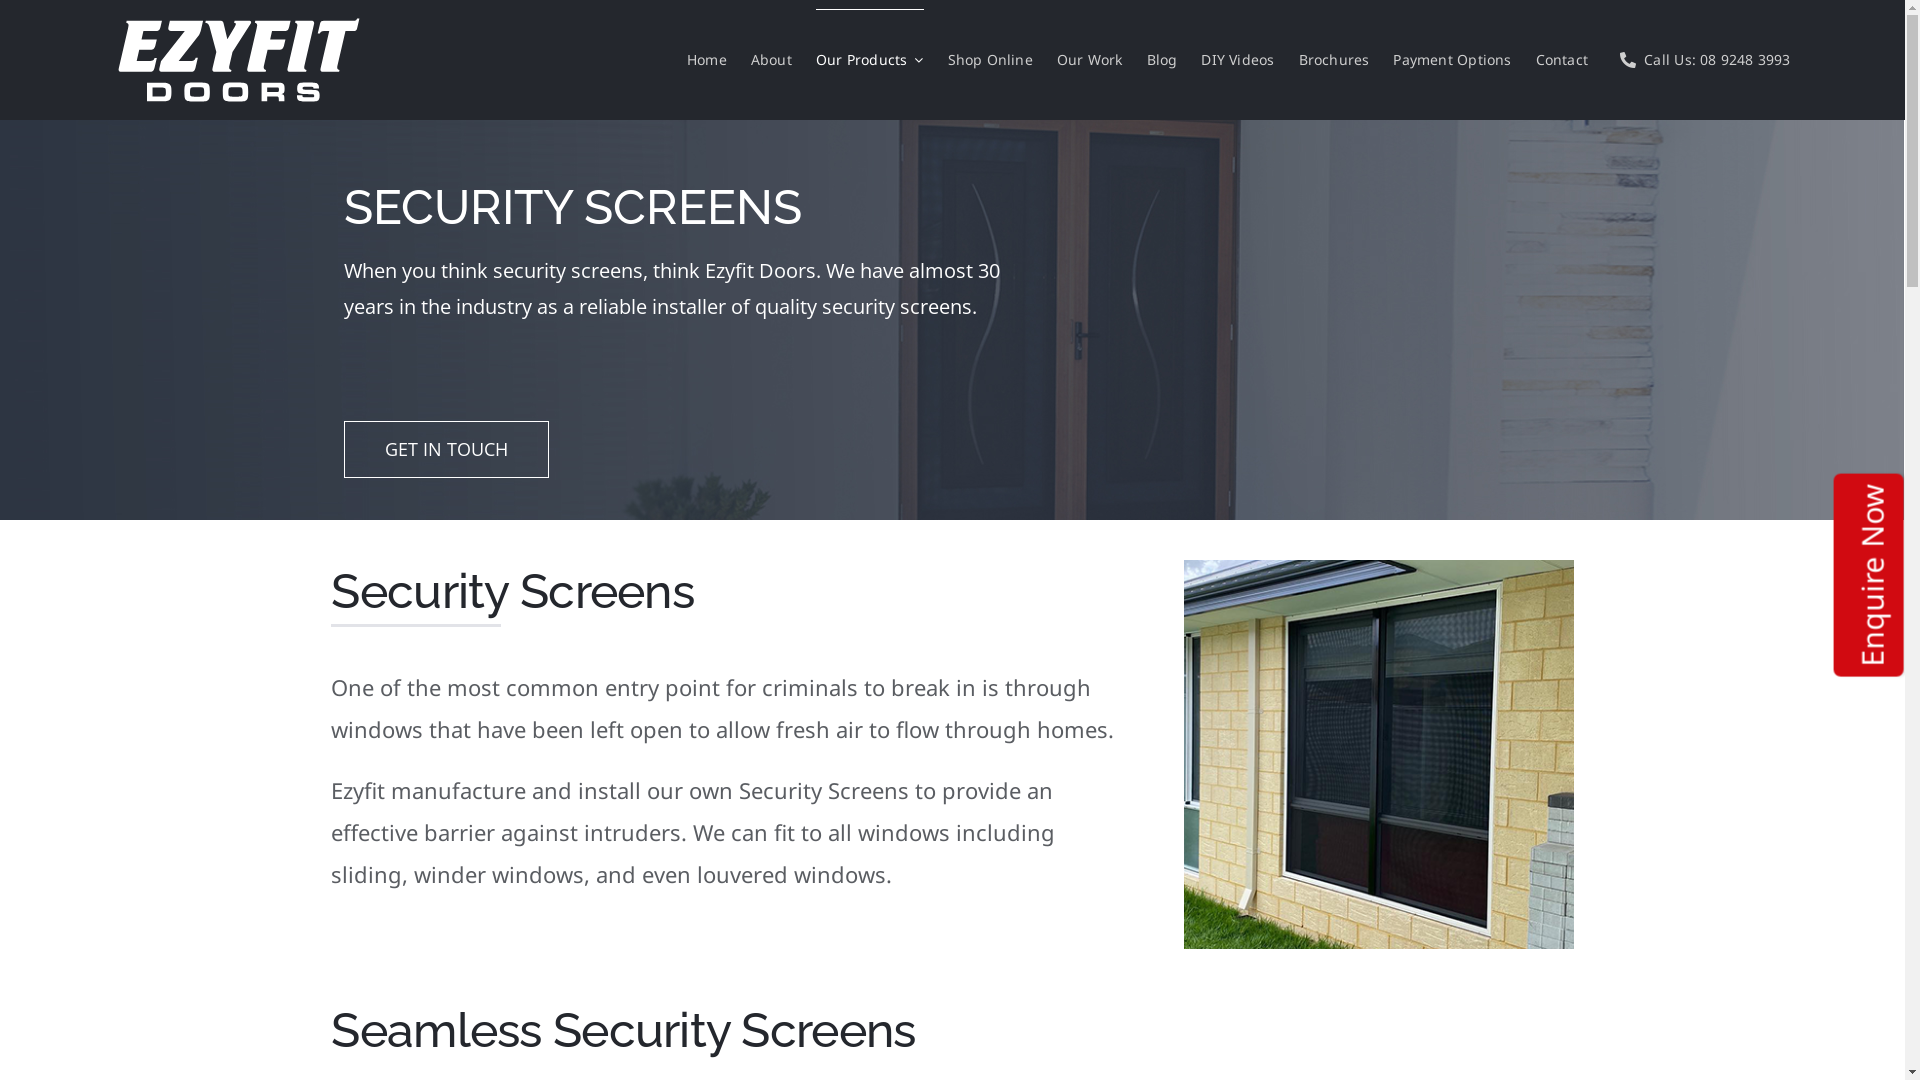 The width and height of the screenshot is (1920, 1080). I want to click on 'Payment Options', so click(1451, 58).